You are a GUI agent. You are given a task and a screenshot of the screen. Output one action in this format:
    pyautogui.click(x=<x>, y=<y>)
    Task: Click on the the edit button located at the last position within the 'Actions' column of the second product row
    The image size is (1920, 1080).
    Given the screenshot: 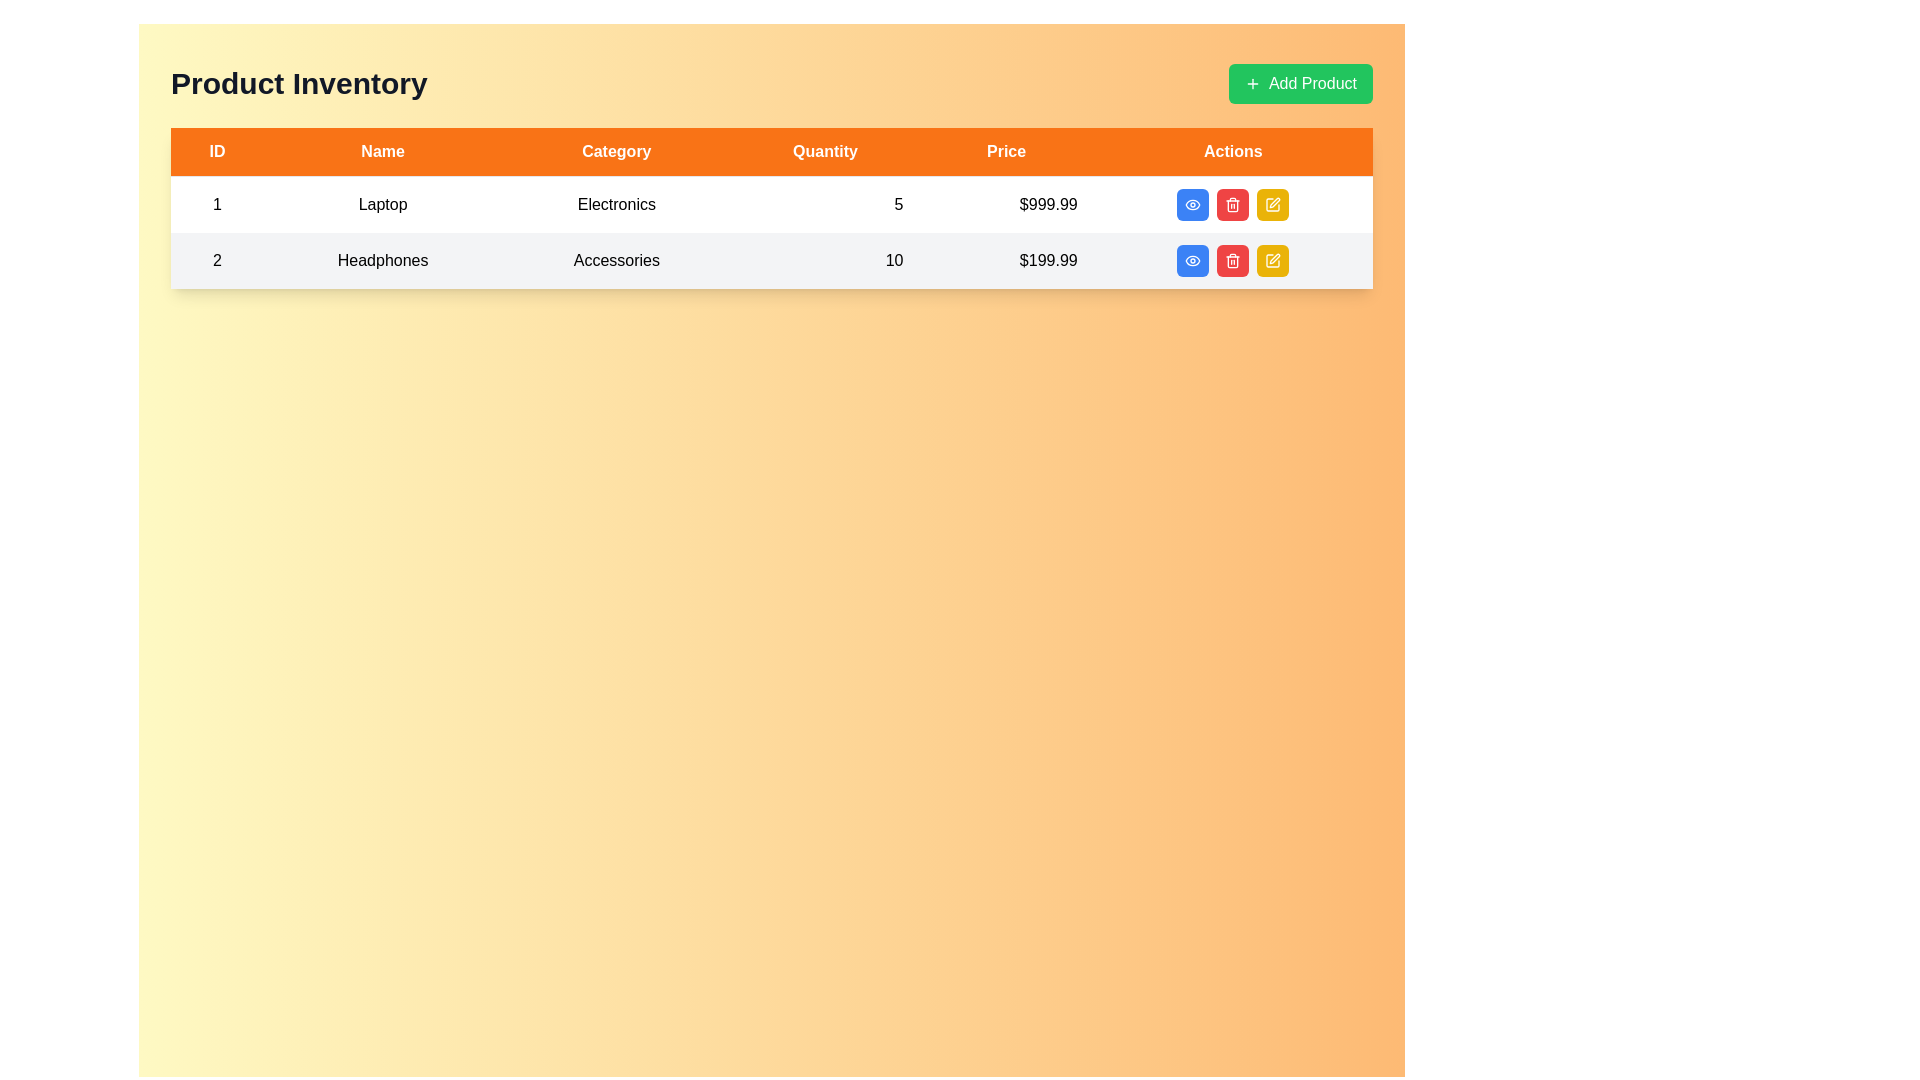 What is the action you would take?
    pyautogui.click(x=1272, y=260)
    